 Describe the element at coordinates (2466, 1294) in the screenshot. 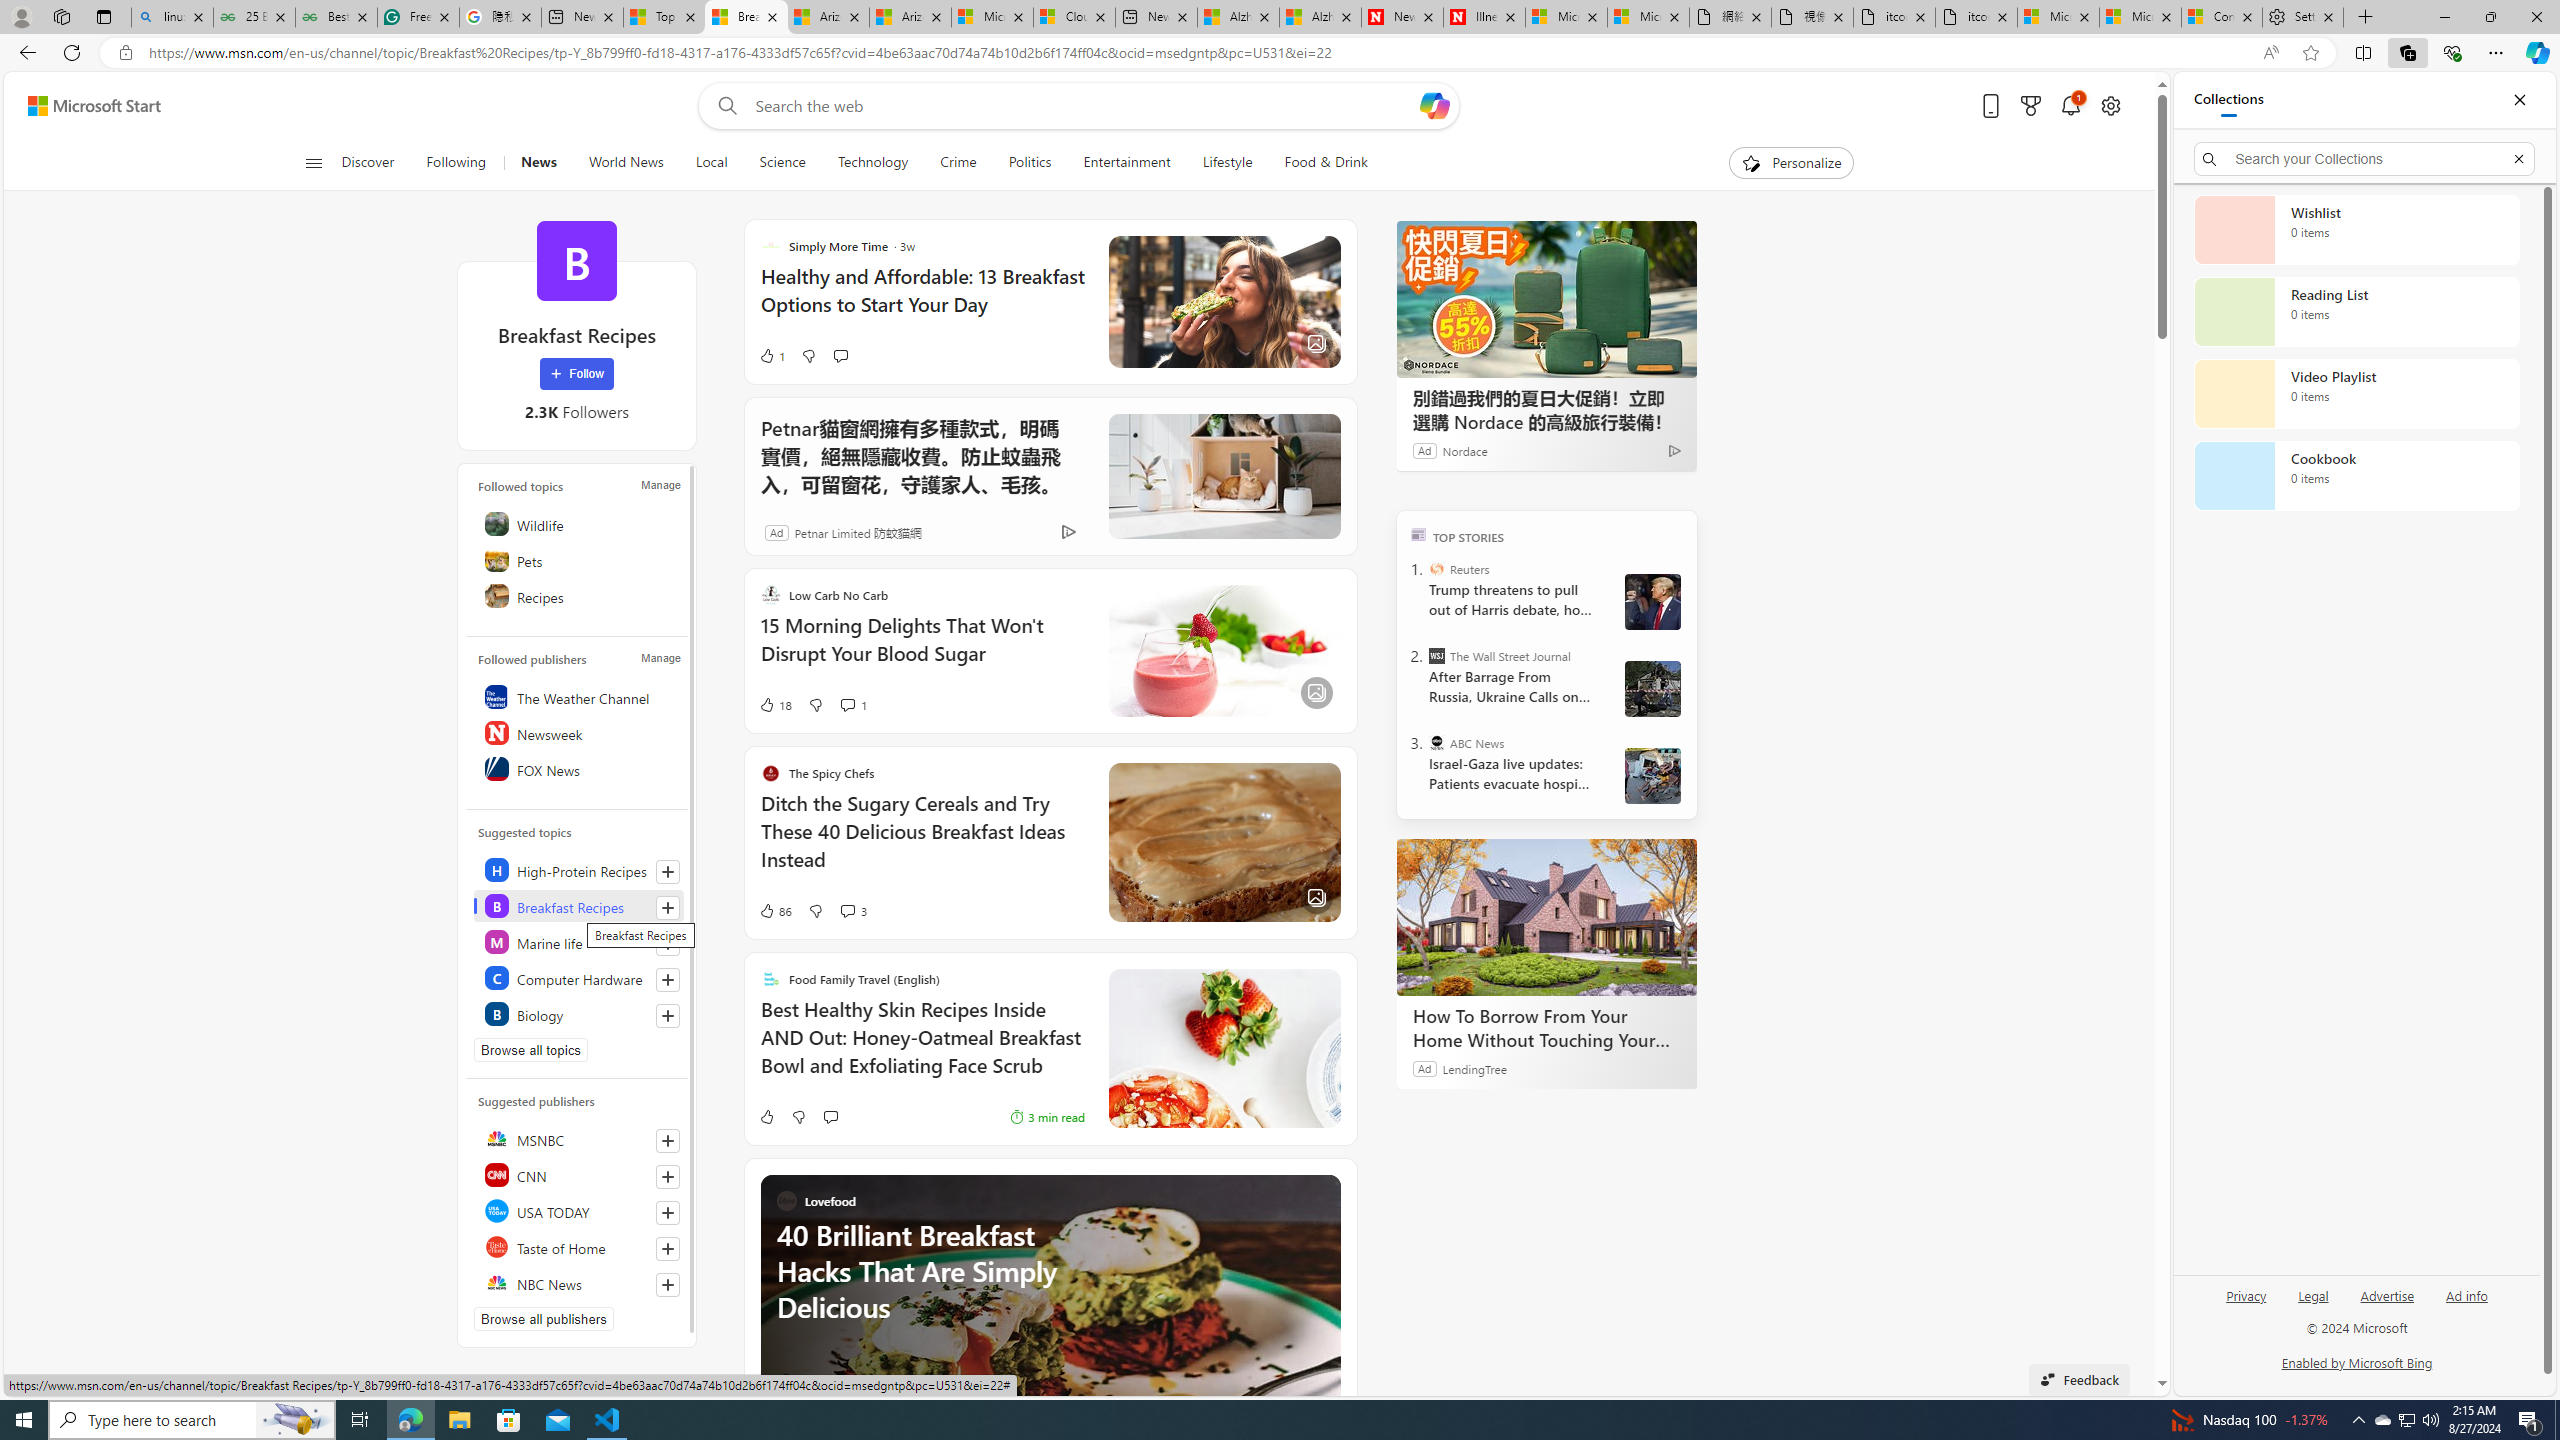

I see `'Ad info'` at that location.